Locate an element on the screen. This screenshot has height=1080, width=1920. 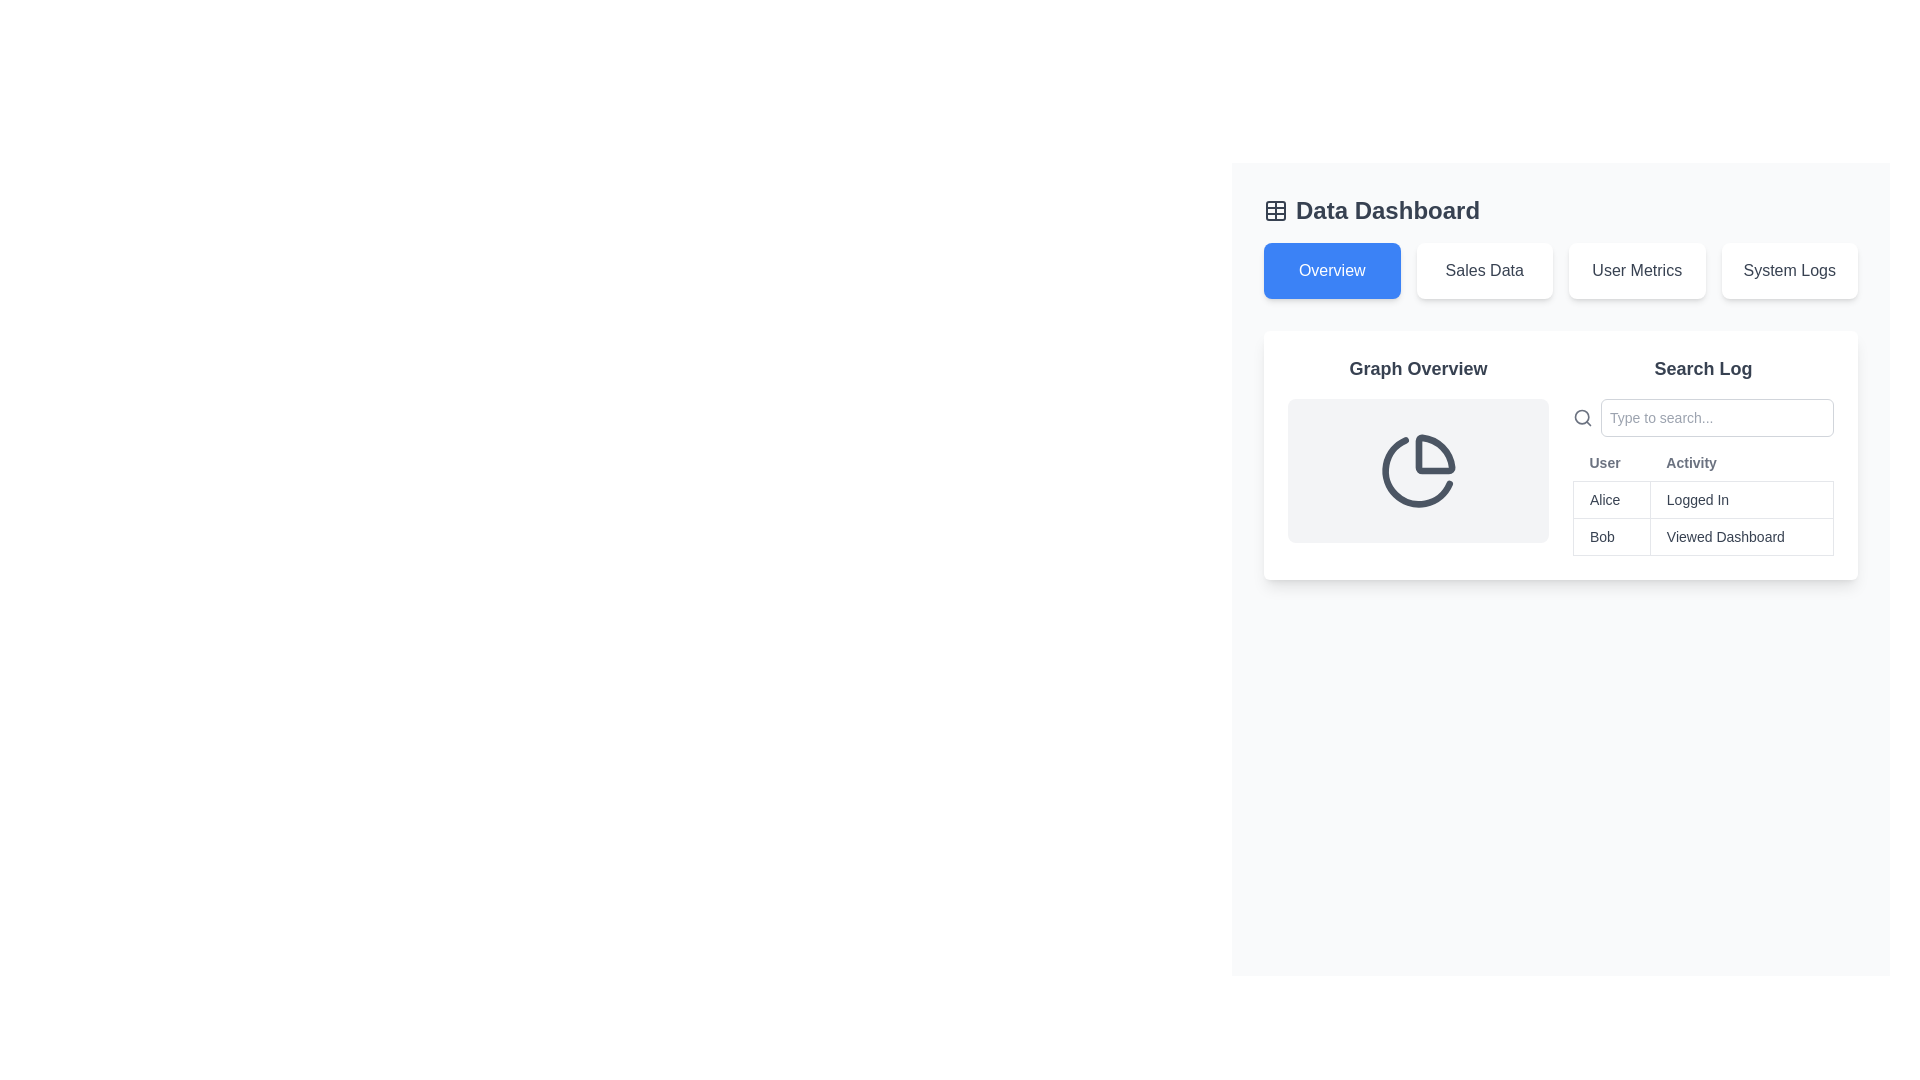
a cell within the 'Search Log' table is located at coordinates (1702, 477).